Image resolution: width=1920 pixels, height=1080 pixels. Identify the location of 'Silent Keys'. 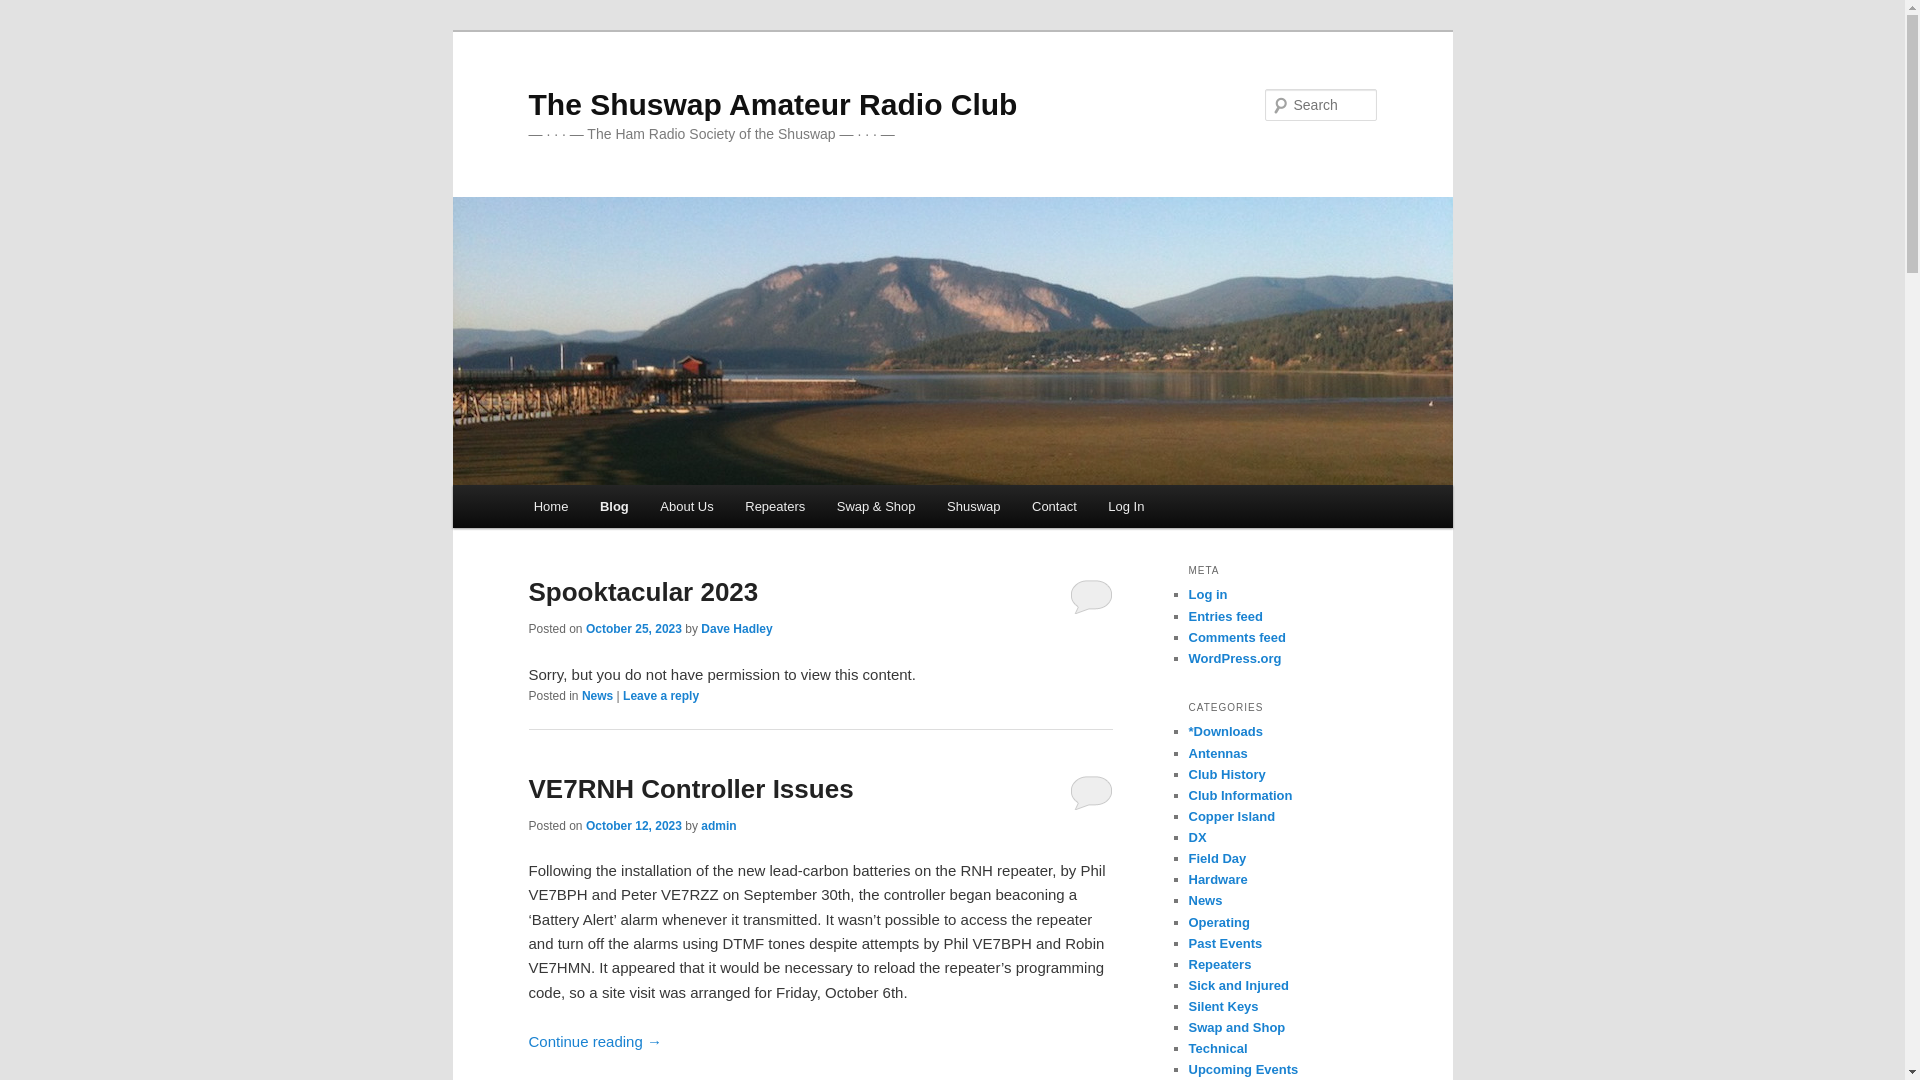
(1222, 1006).